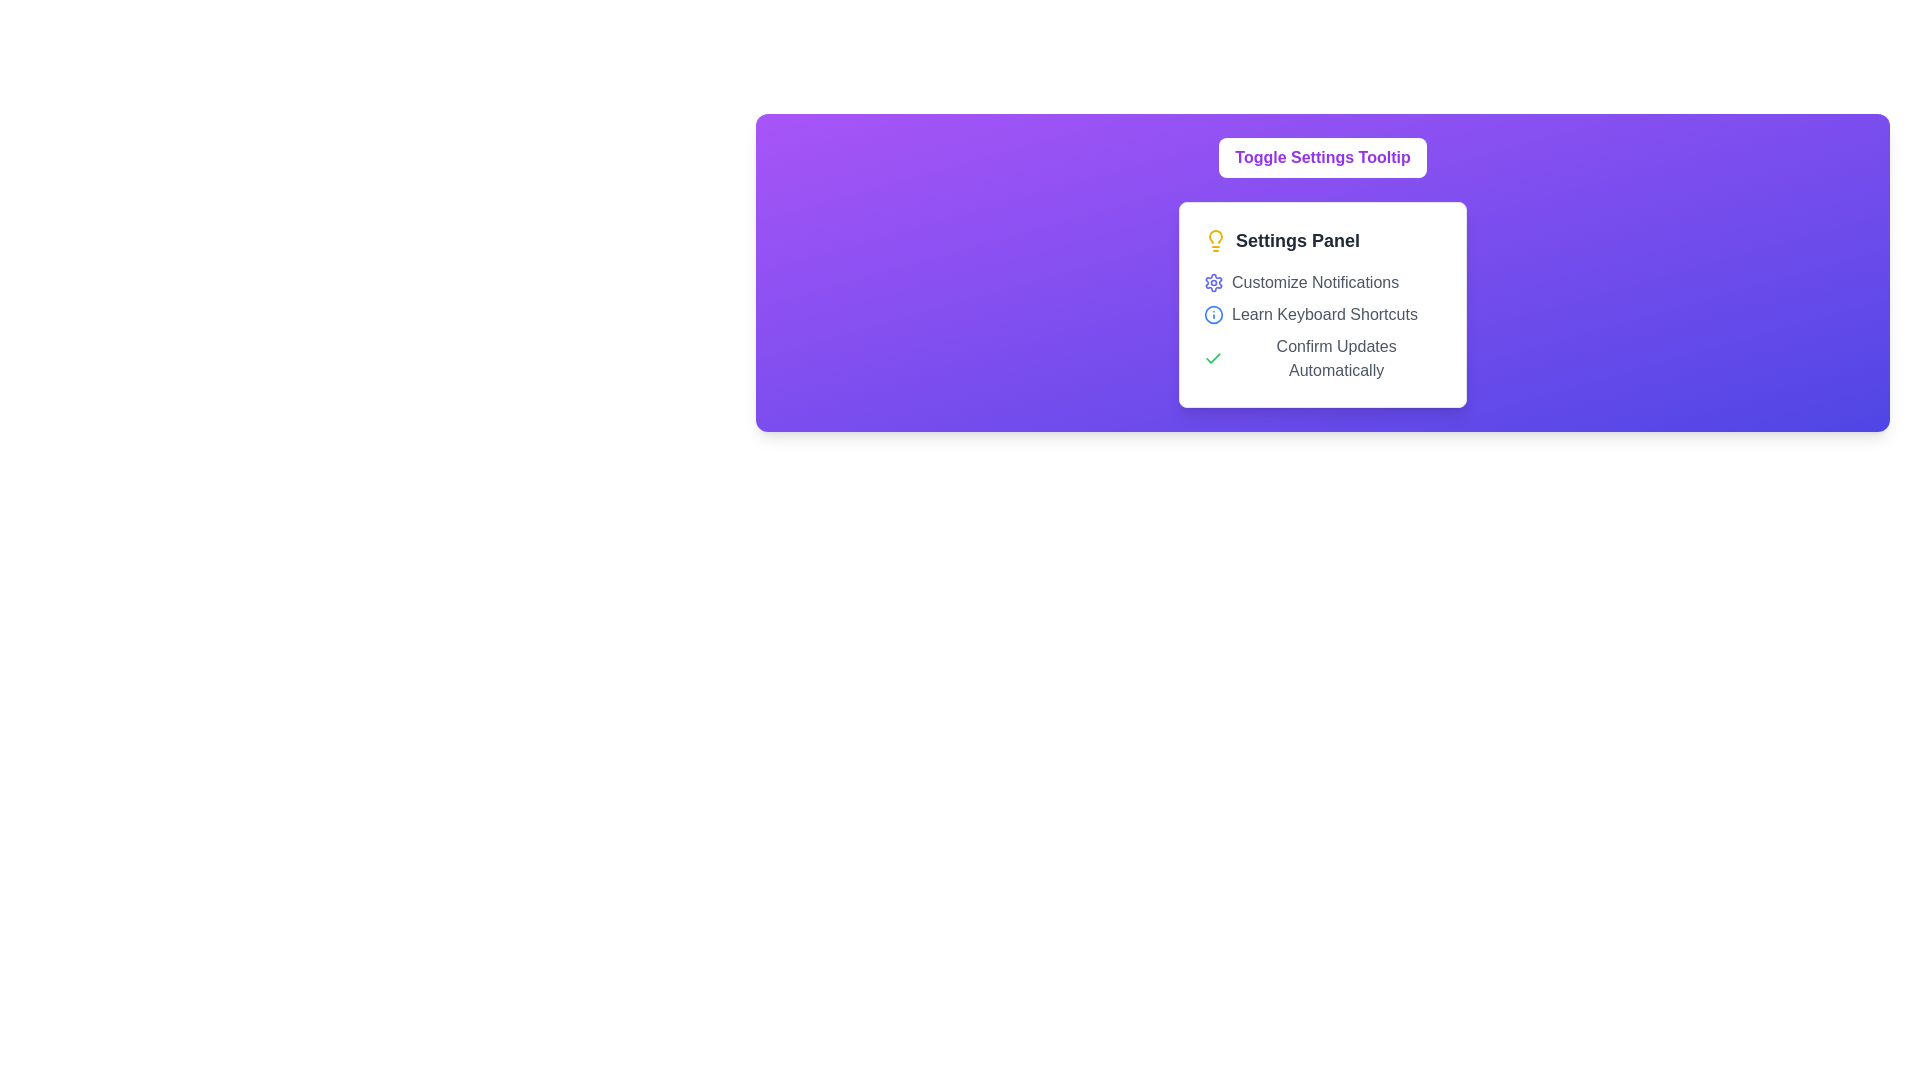 This screenshot has height=1080, width=1920. Describe the element at coordinates (1323, 239) in the screenshot. I see `the settings label with icon located at the top of the content card` at that location.